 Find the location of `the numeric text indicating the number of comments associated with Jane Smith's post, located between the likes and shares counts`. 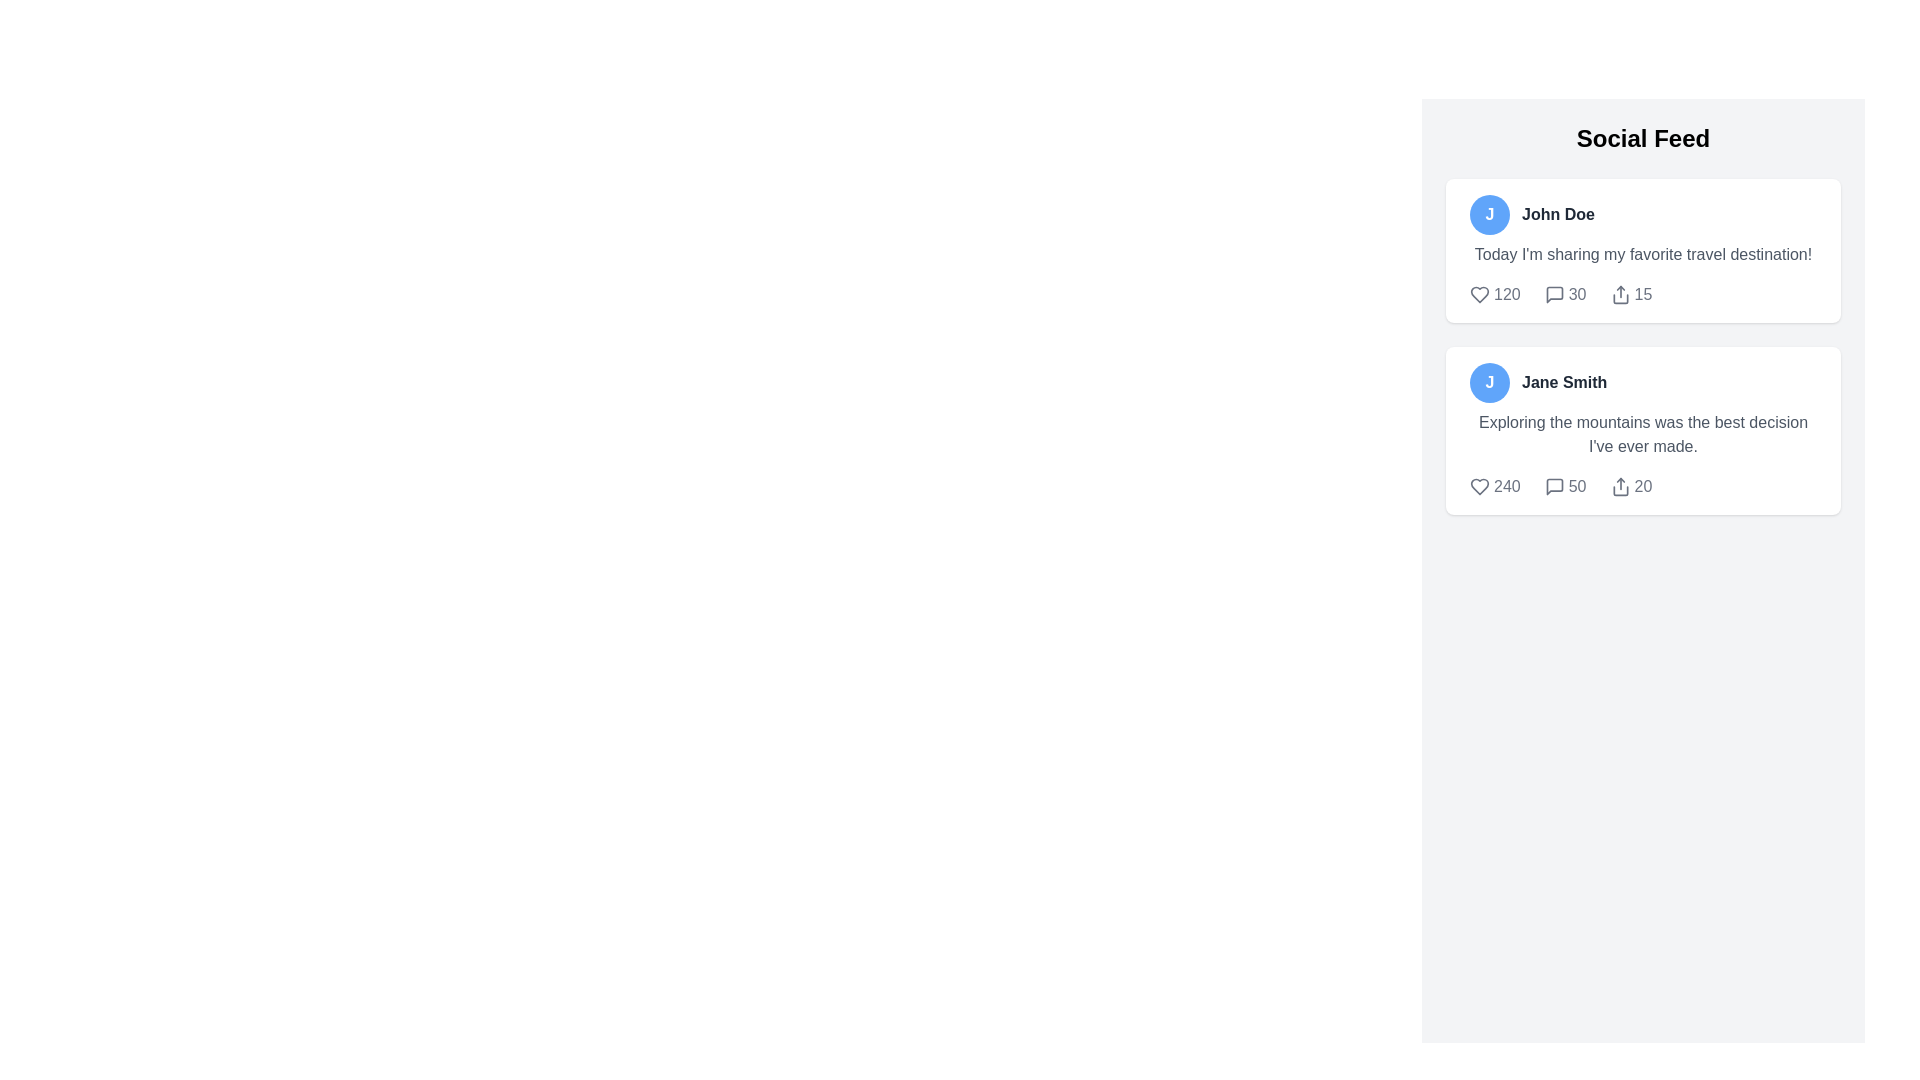

the numeric text indicating the number of comments associated with Jane Smith's post, located between the likes and shares counts is located at coordinates (1564, 486).